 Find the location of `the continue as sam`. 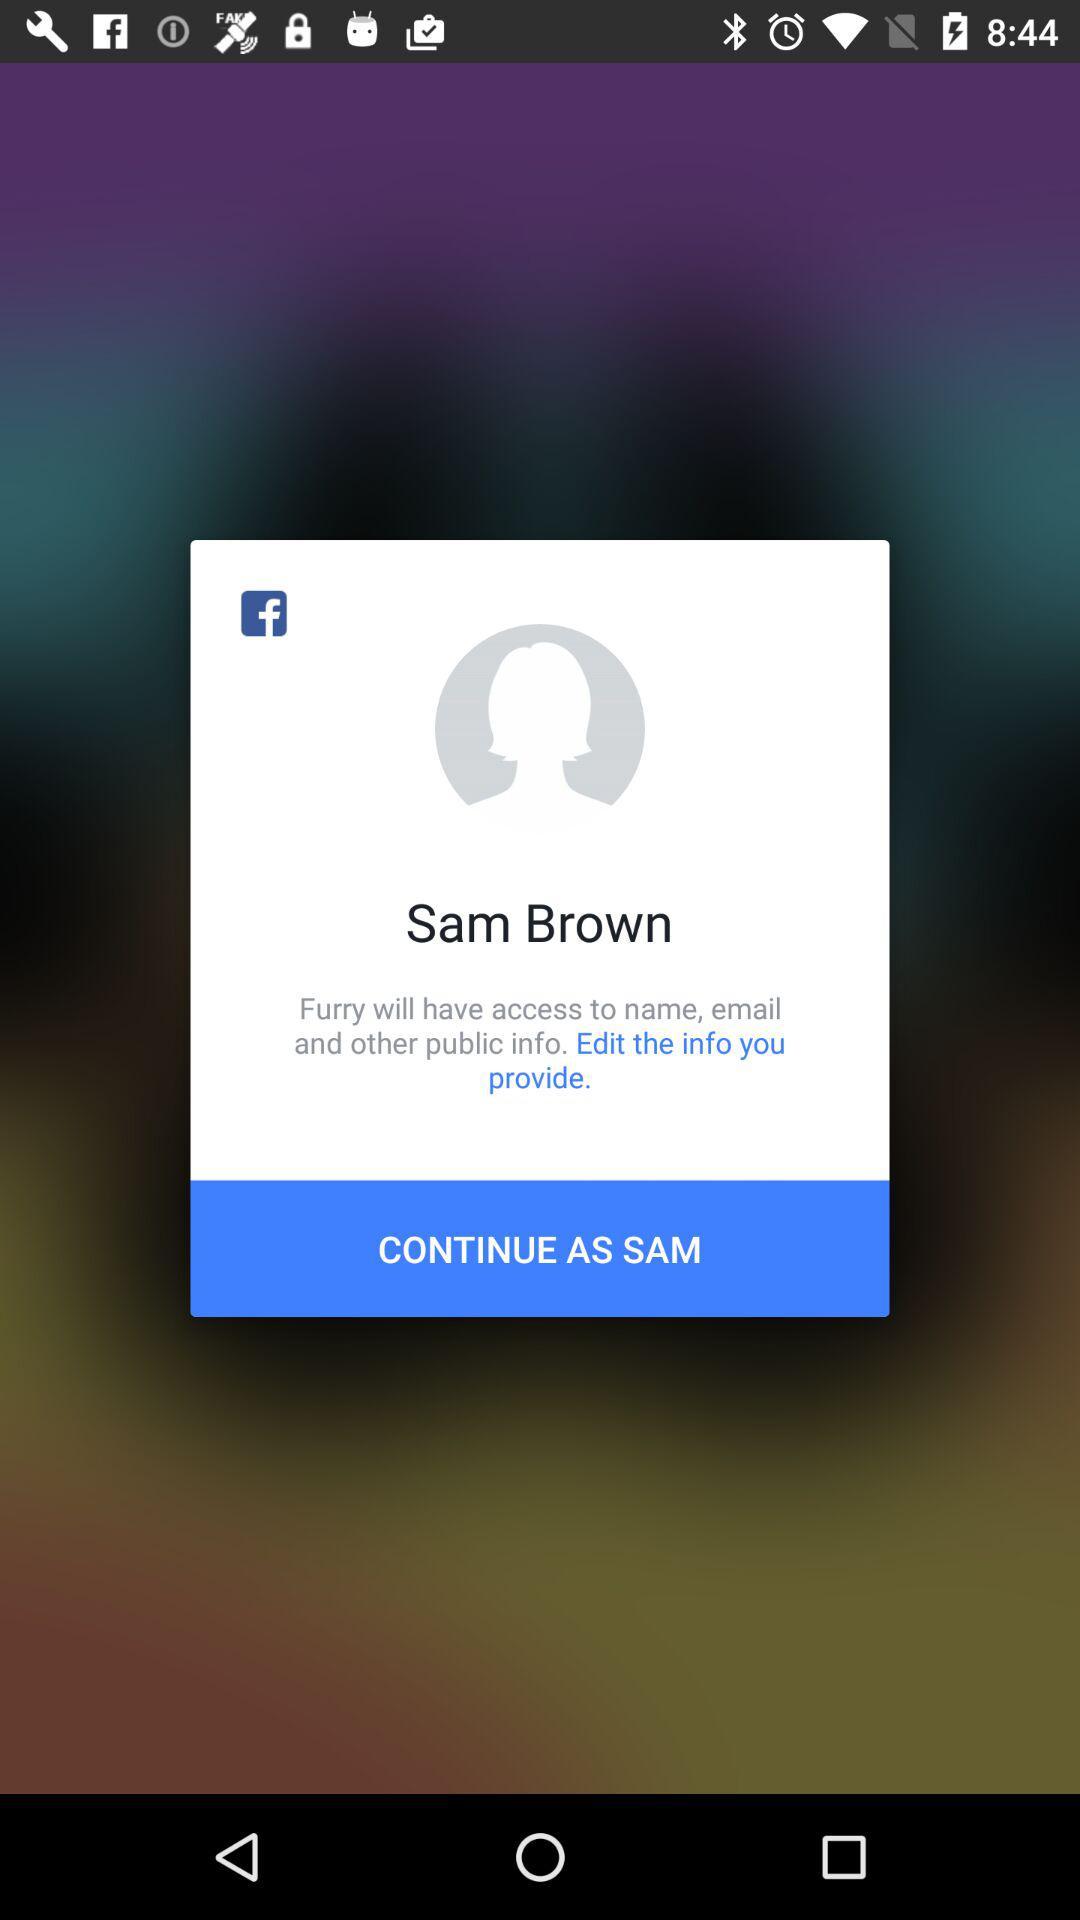

the continue as sam is located at coordinates (540, 1247).